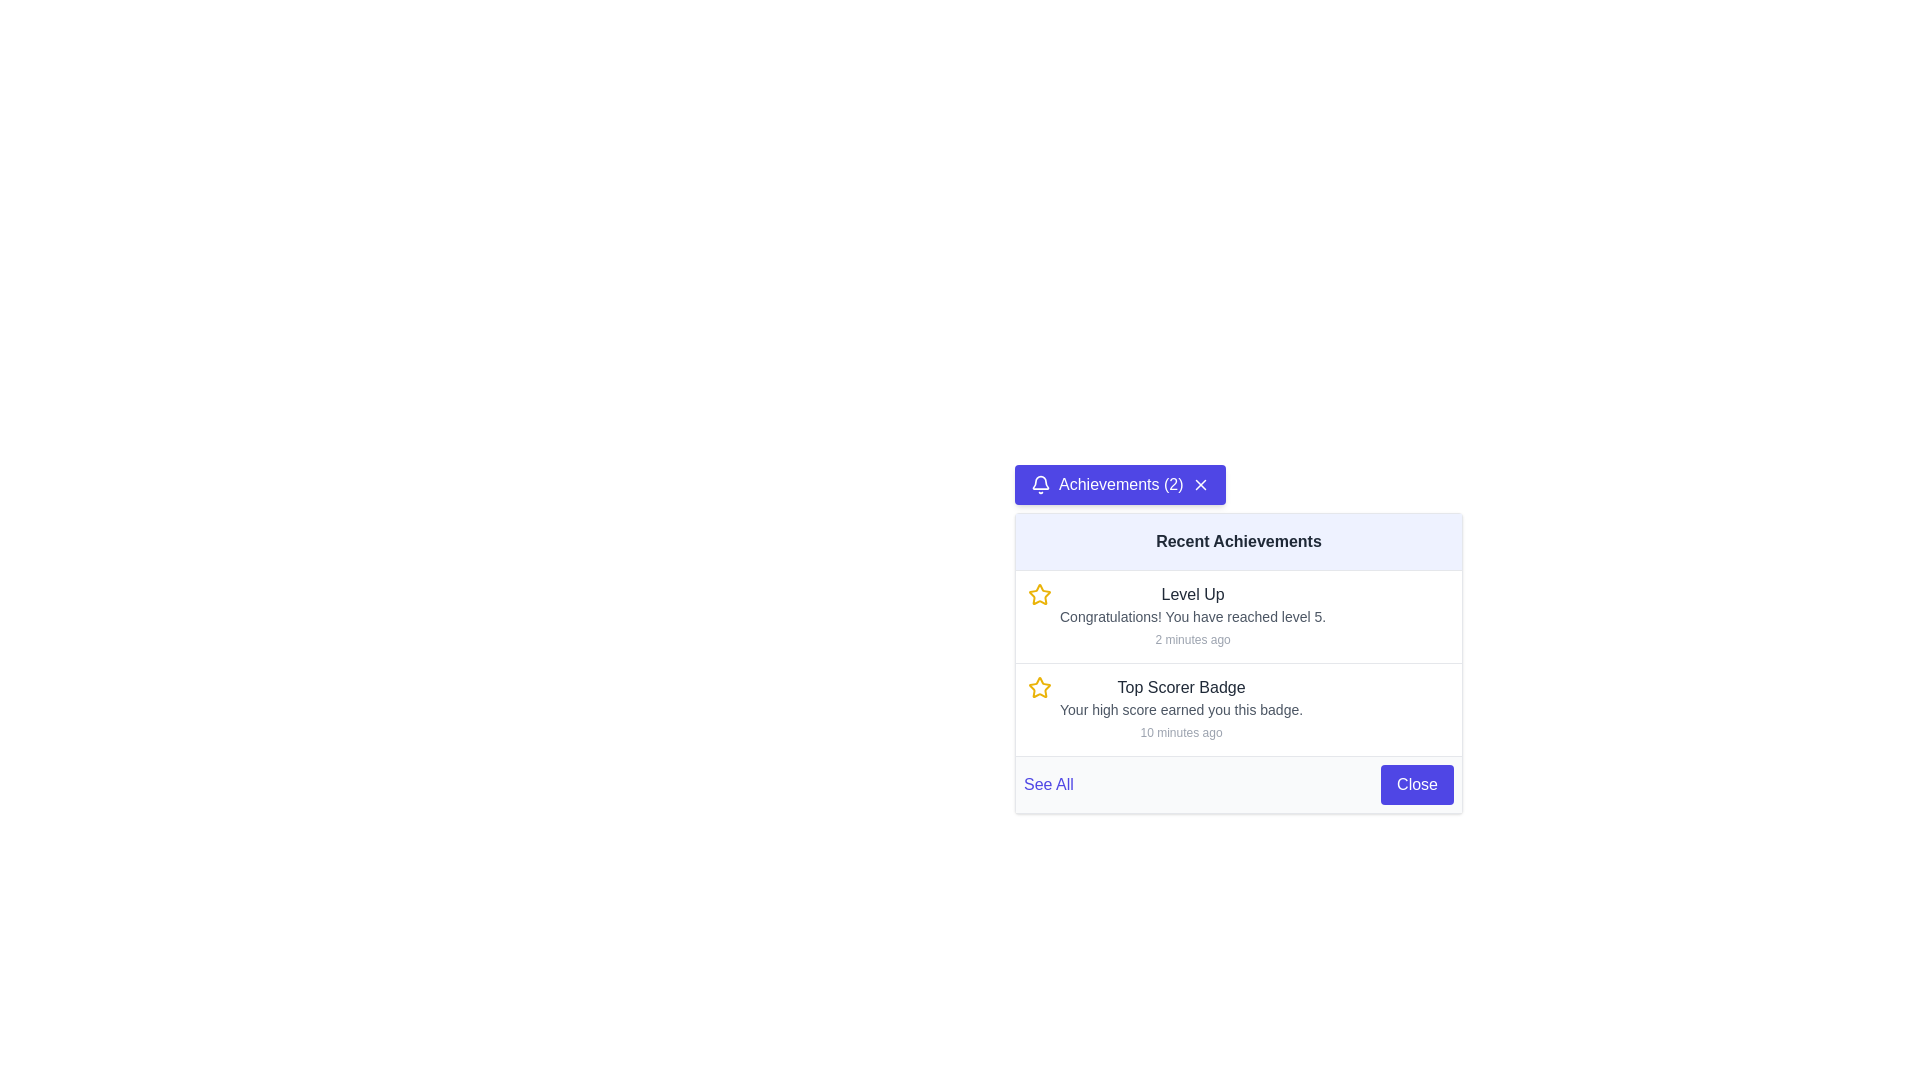  What do you see at coordinates (1193, 616) in the screenshot?
I see `notification details of the 'Level Up' notification in the Recent Achievements section, which includes the title 'Level Up', the message 'Congratulations! You have reached level 5.', and the timestamp '2 minutes ago'` at bounding box center [1193, 616].